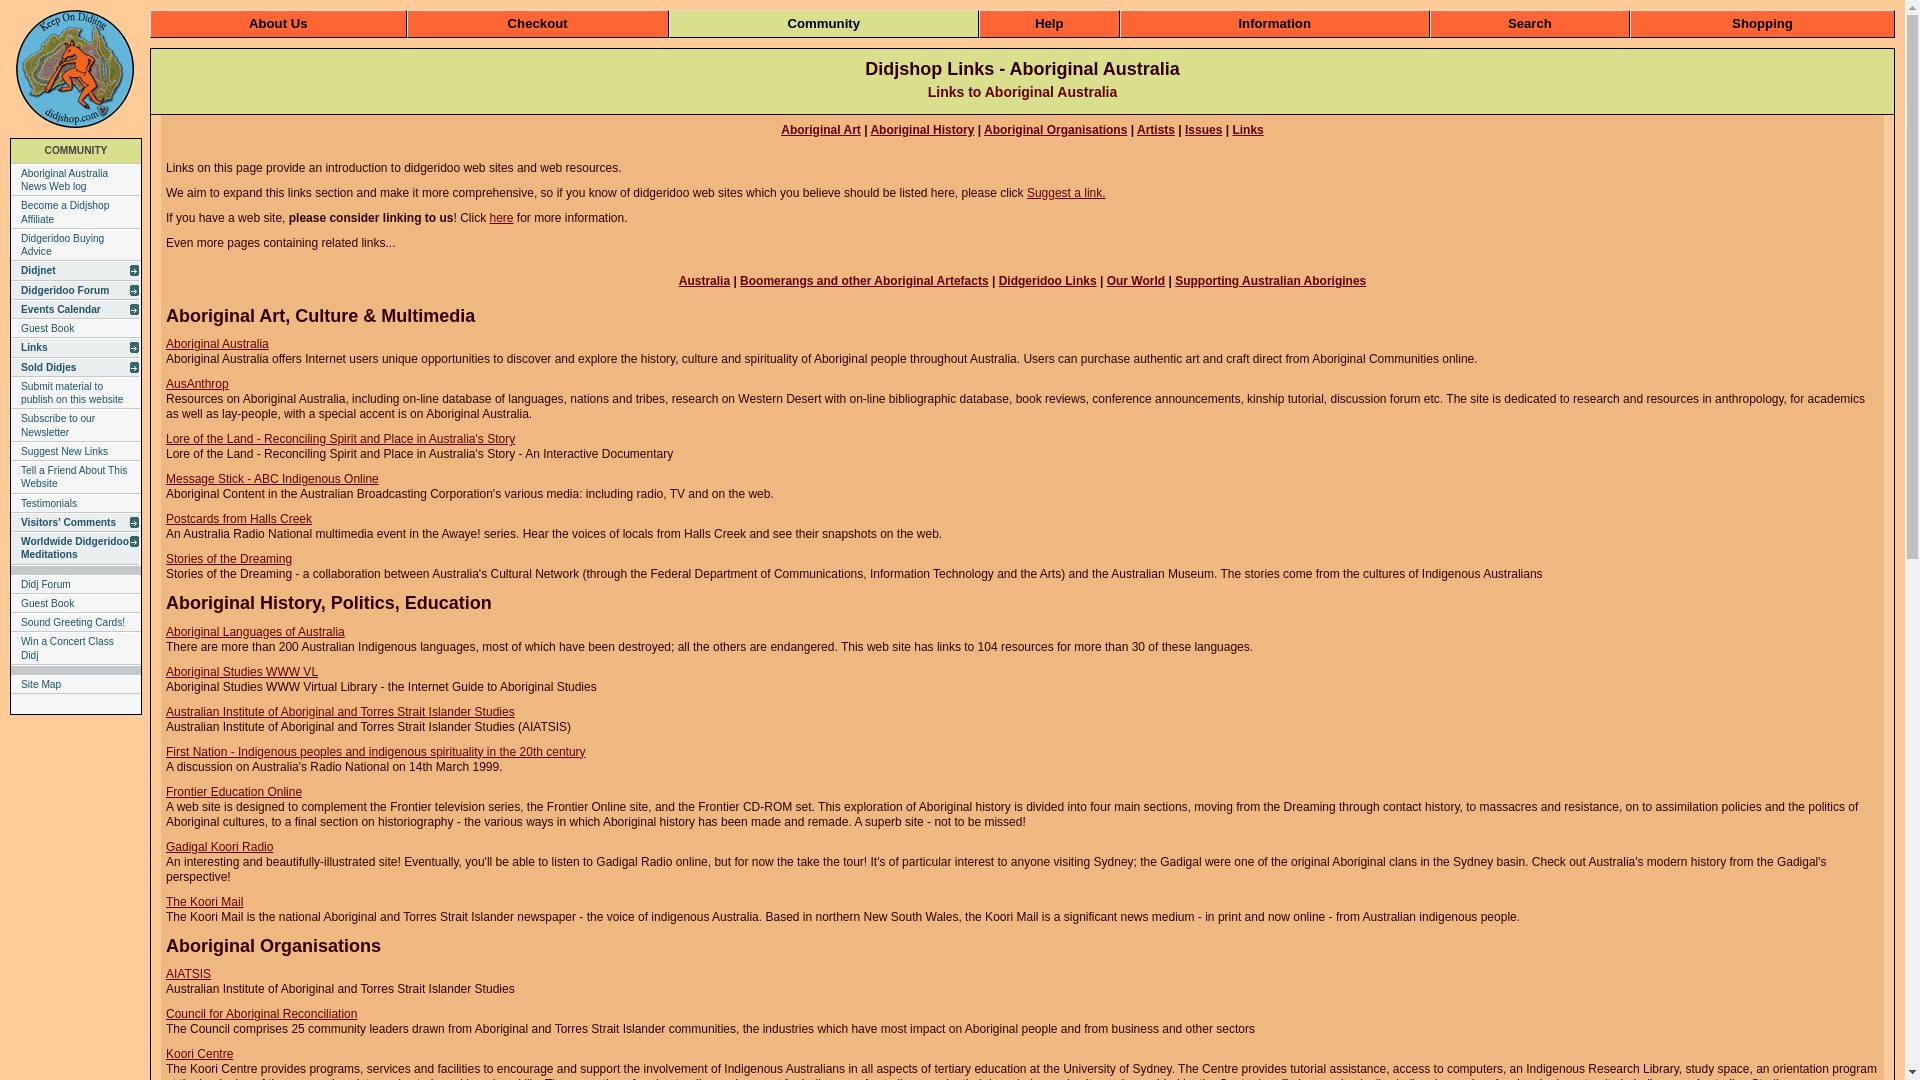 The height and width of the screenshot is (1080, 1920). What do you see at coordinates (76, 648) in the screenshot?
I see `'Win a Concert Class Didj'` at bounding box center [76, 648].